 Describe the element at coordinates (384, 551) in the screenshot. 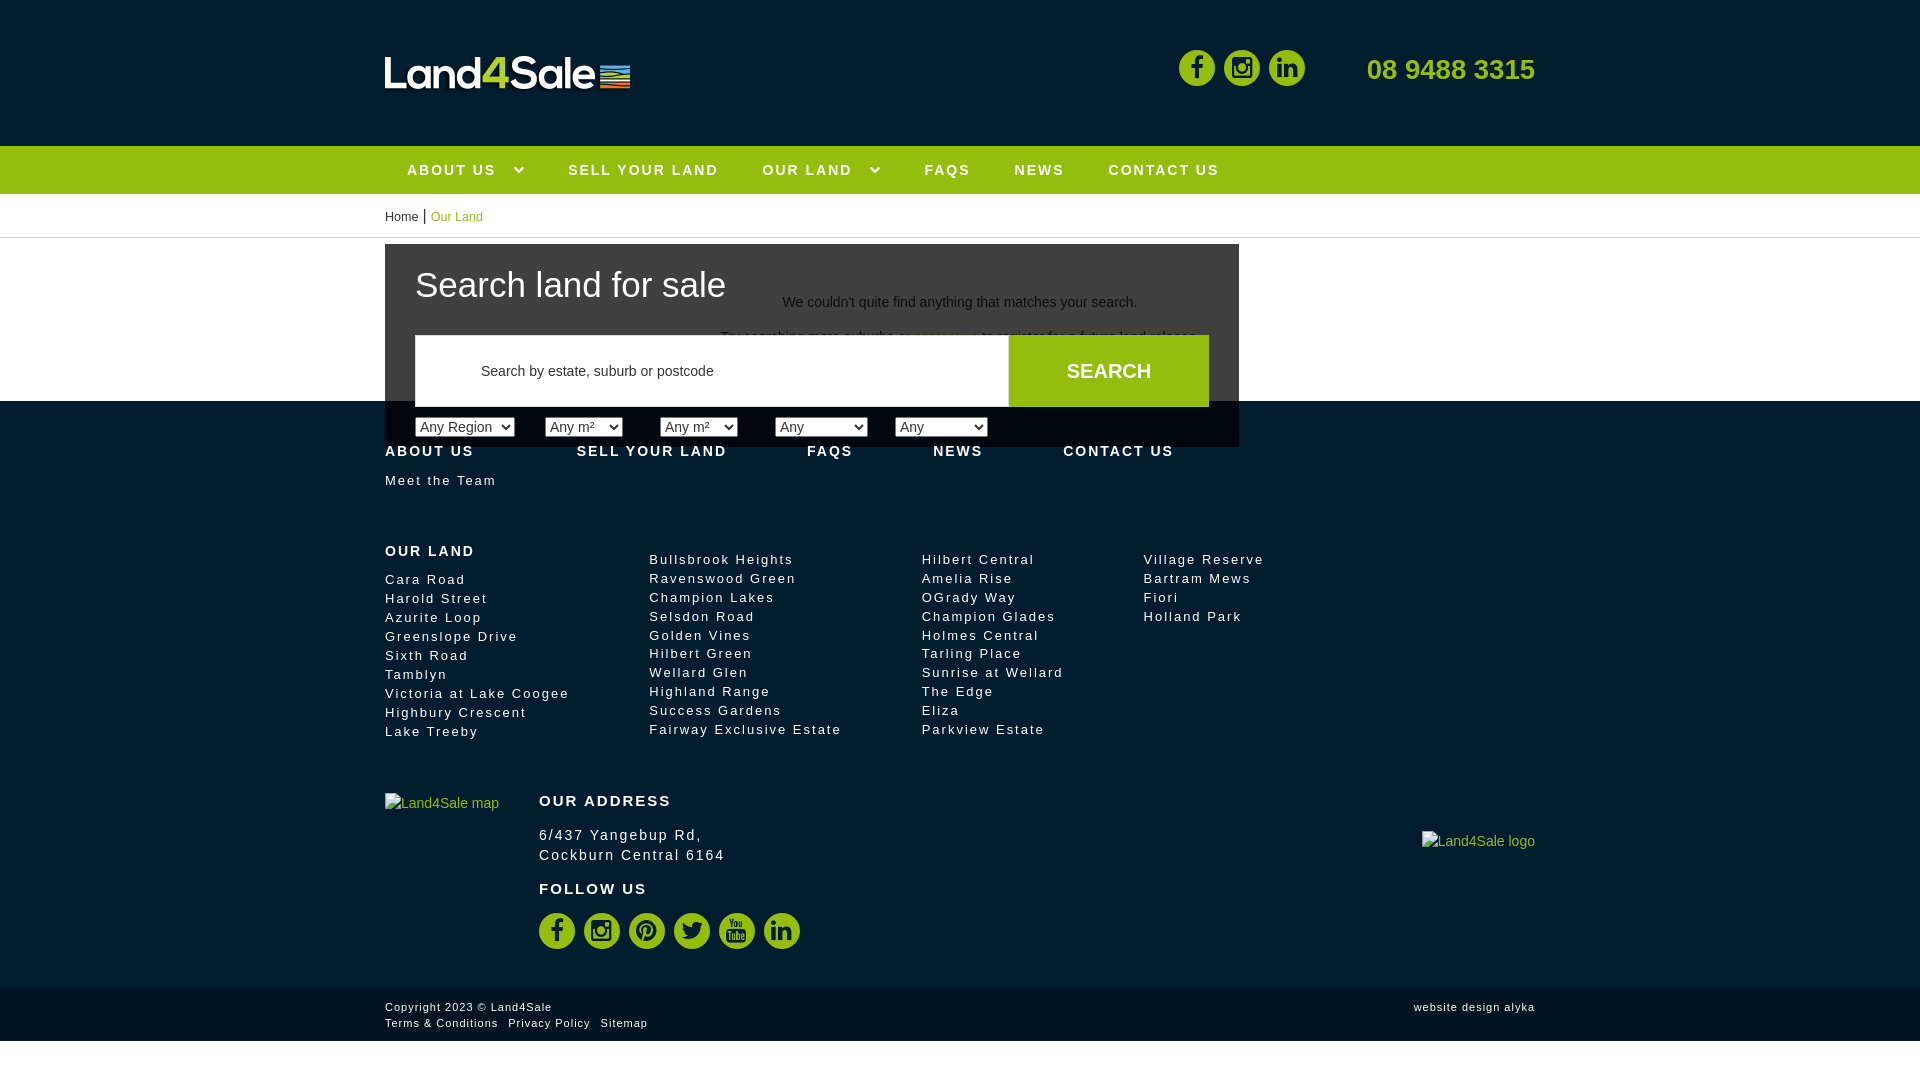

I see `'OUR LAND'` at that location.